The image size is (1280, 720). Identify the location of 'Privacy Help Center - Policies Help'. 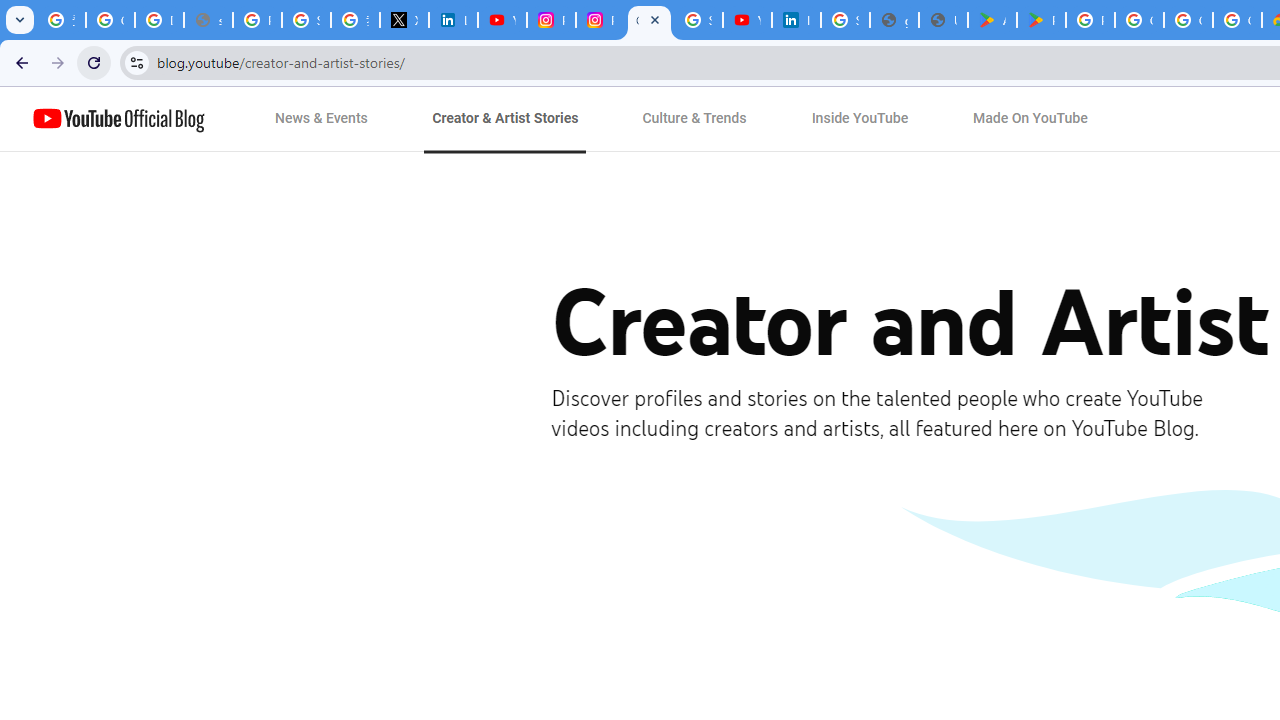
(256, 20).